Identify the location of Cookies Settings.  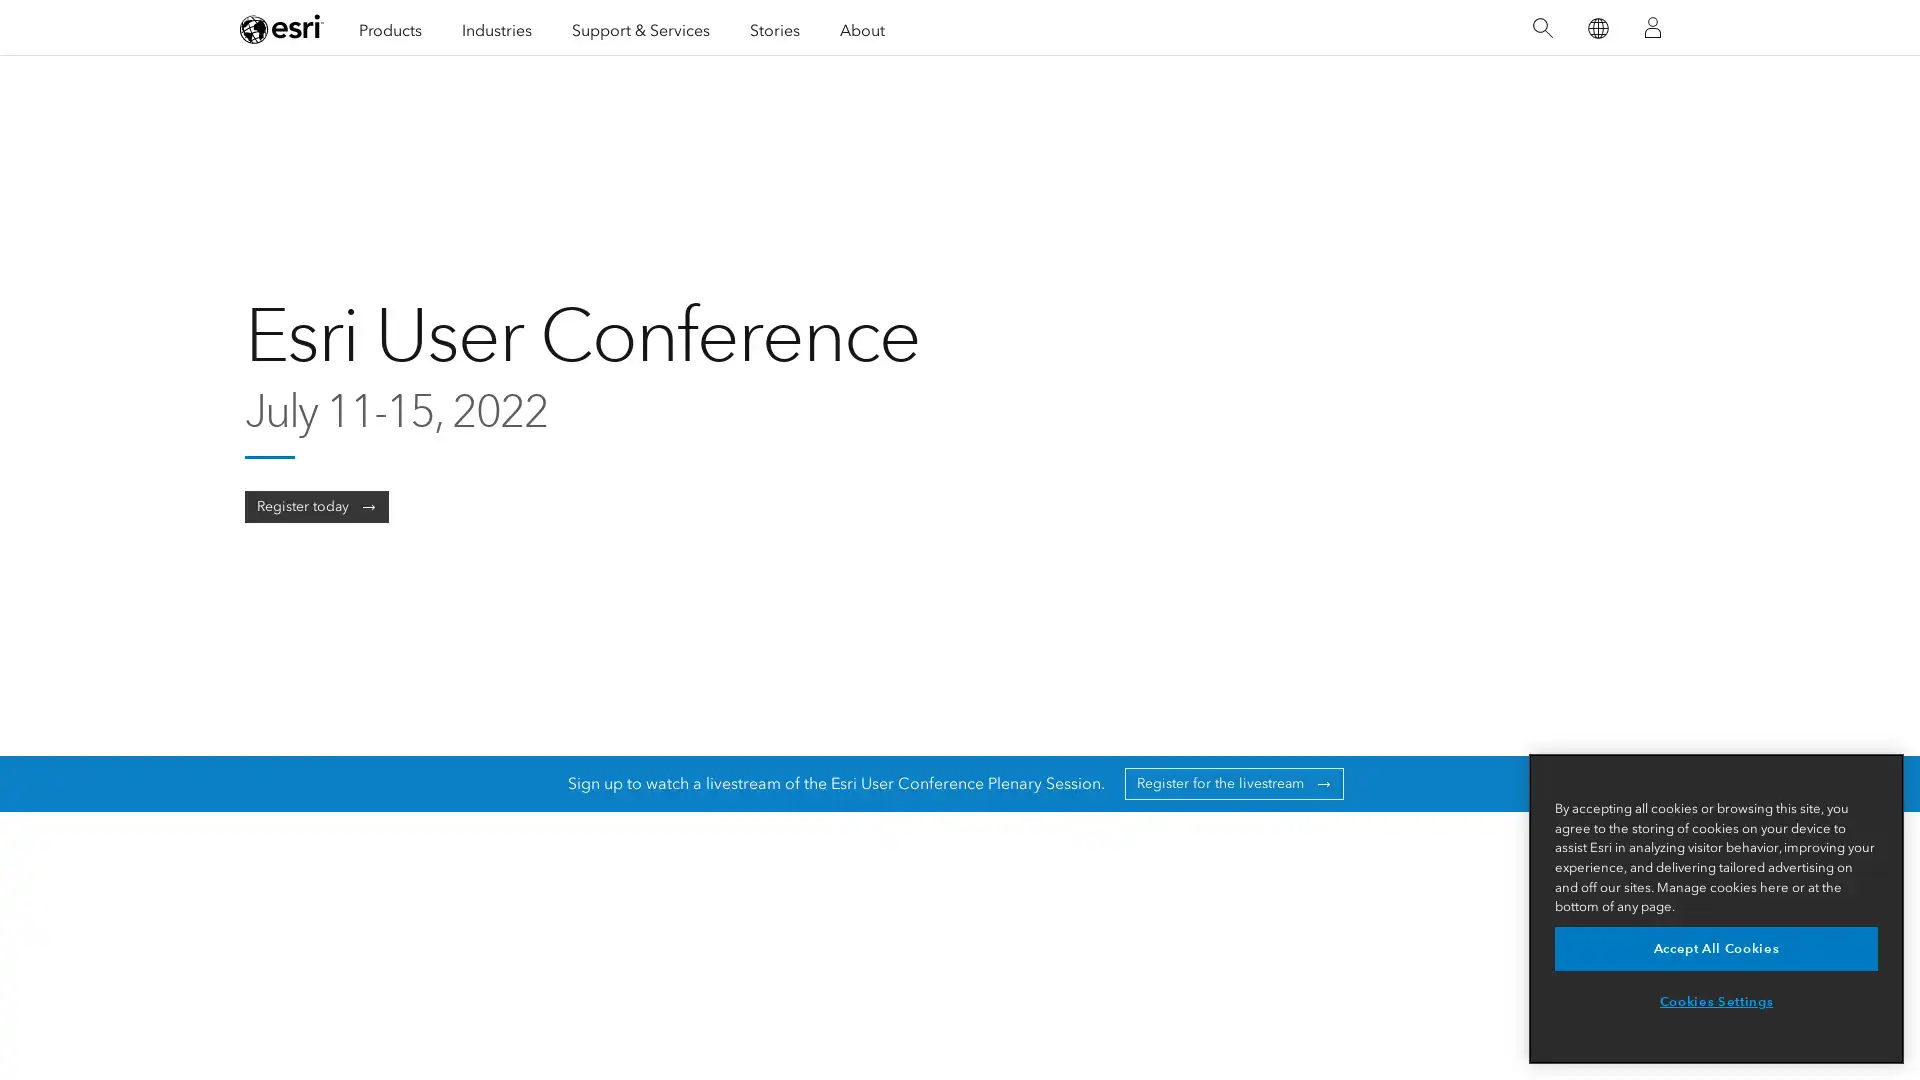
(1715, 1002).